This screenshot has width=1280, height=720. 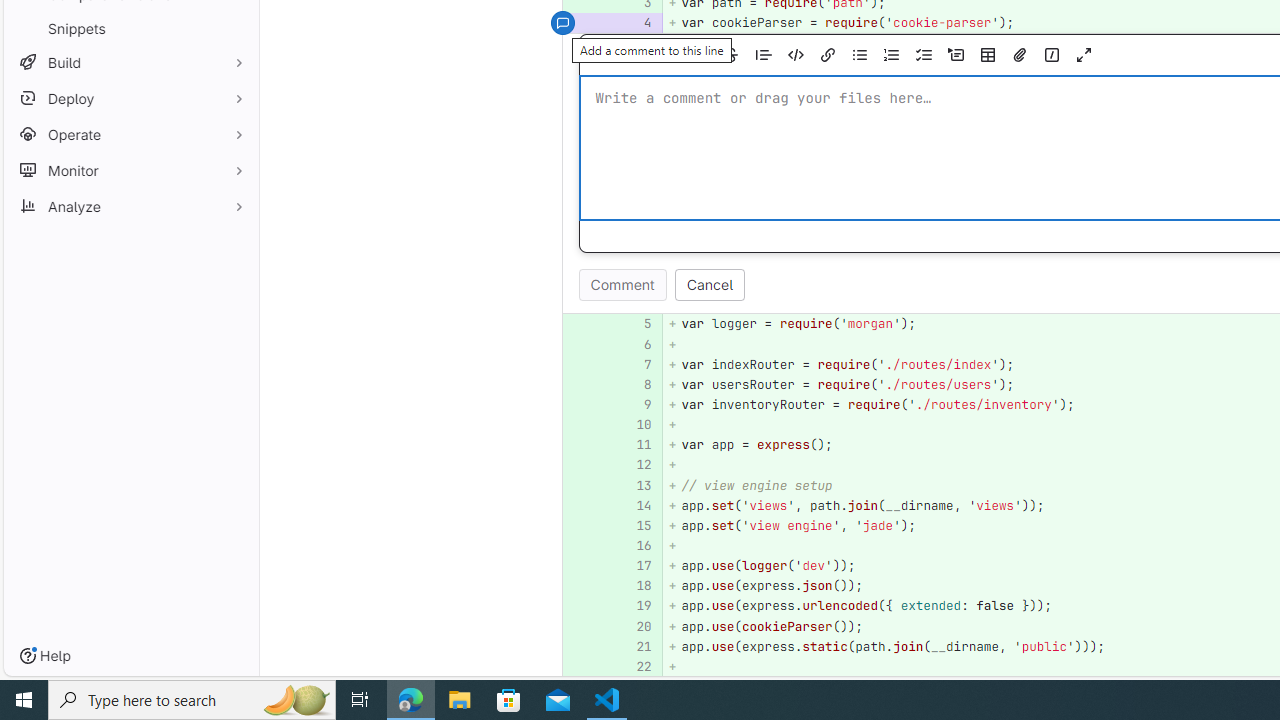 What do you see at coordinates (633, 465) in the screenshot?
I see `'12'` at bounding box center [633, 465].